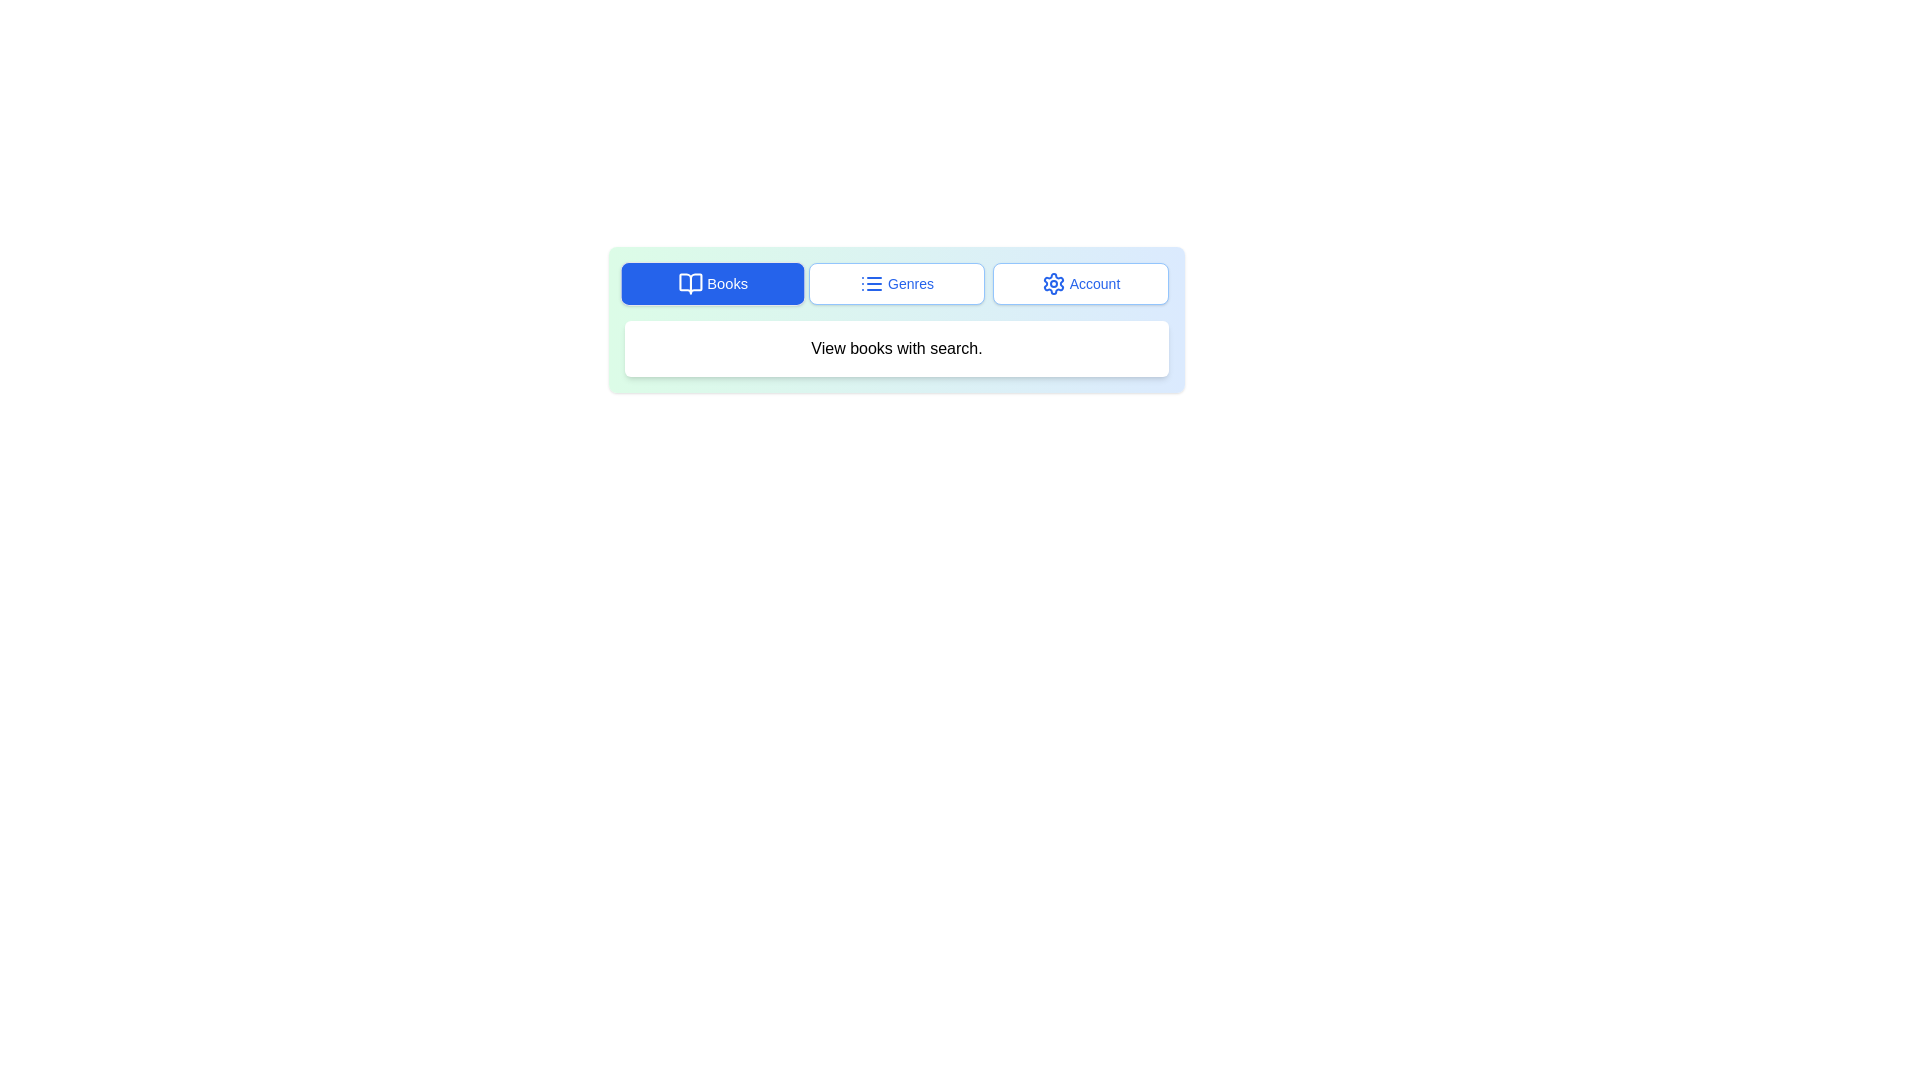 The height and width of the screenshot is (1080, 1920). I want to click on the 'Genres' button, which has a white background, blue text, and a blue outline with a list icon to its left, positioned between the 'Books' and 'Account' buttons, so click(896, 284).